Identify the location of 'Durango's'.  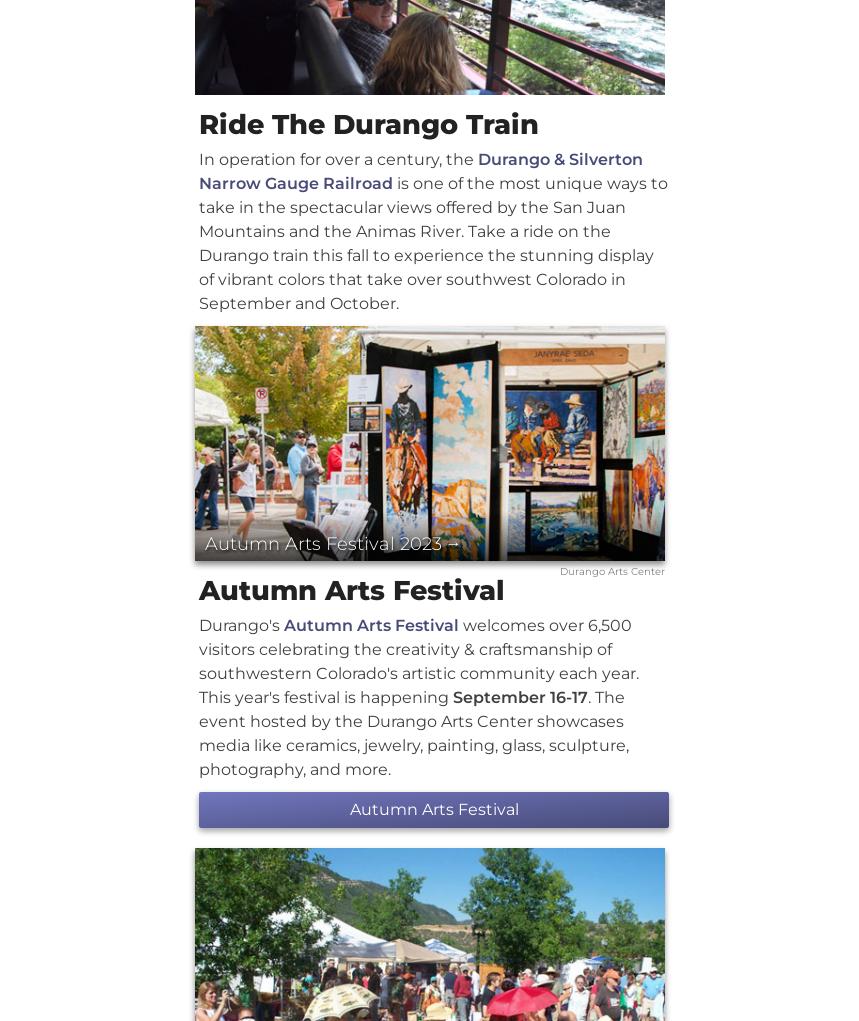
(240, 624).